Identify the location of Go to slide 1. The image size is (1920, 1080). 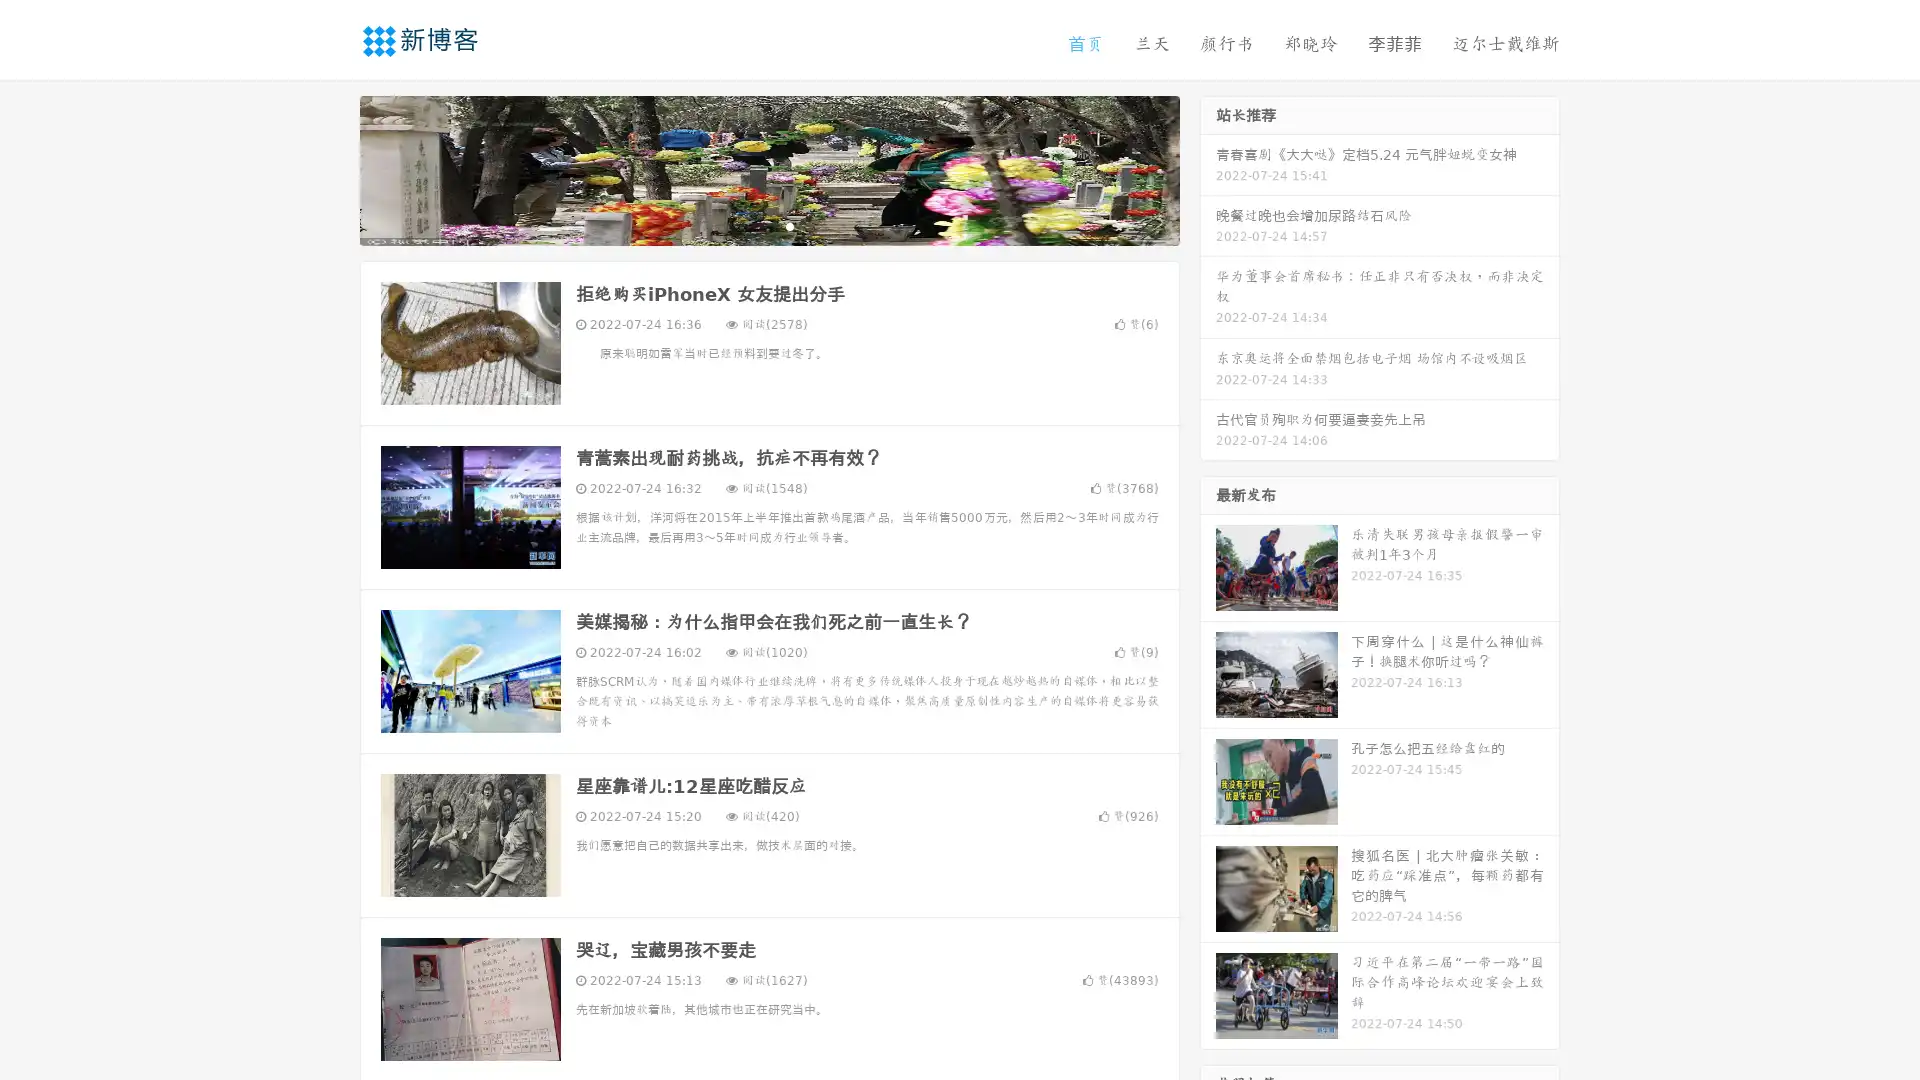
(748, 225).